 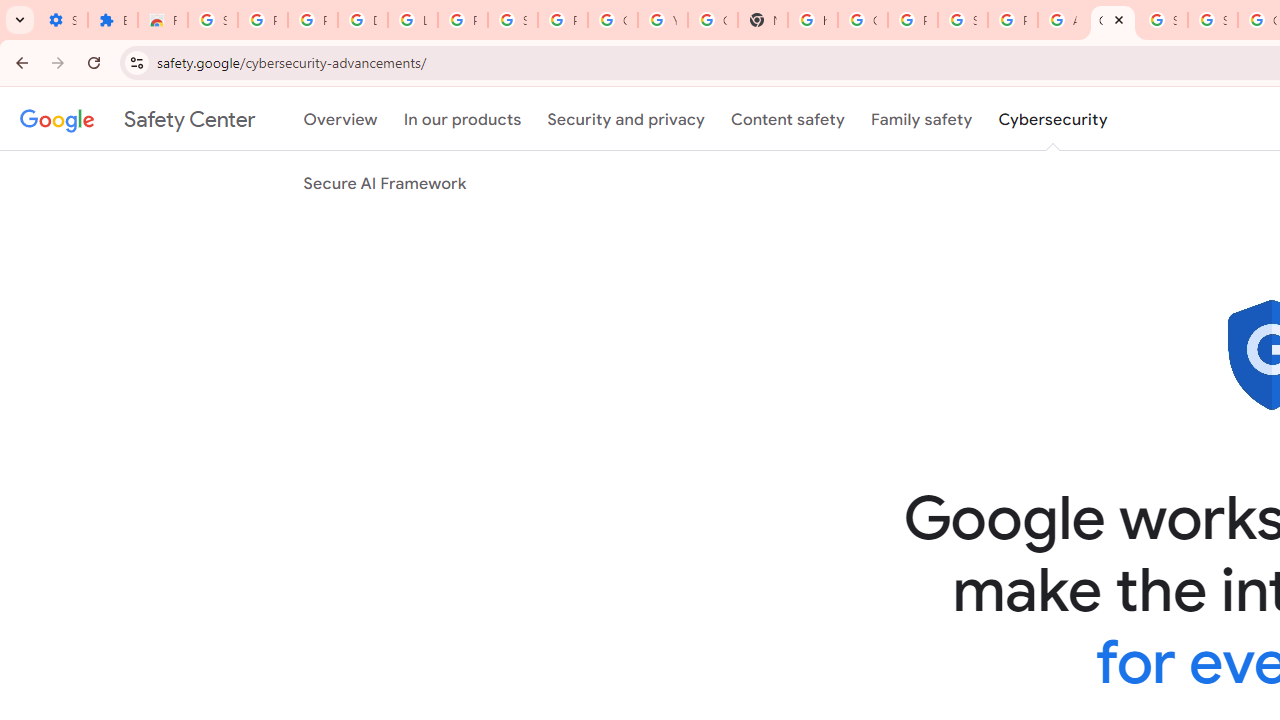 I want to click on 'New Tab', so click(x=762, y=20).